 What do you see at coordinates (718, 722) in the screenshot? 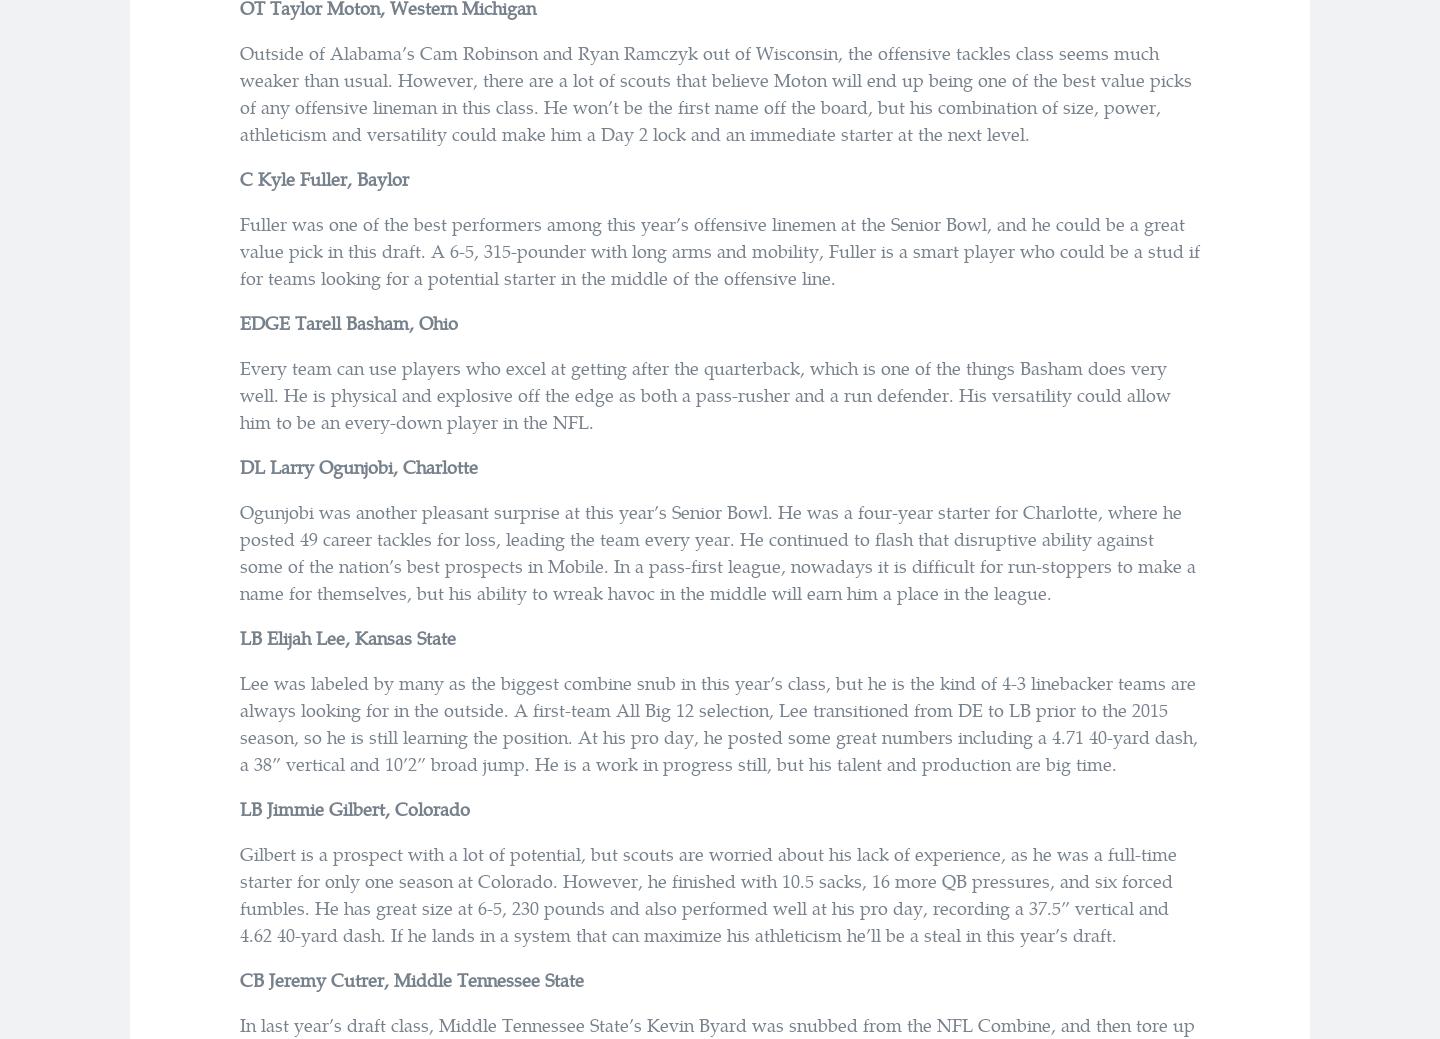
I see `'Lee was labeled by many as the biggest combine snub in this year’s class, but he is the kind of 4-3 linebacker teams are always looking for in the outside. A first-team All Big 12 selection, Lee transitioned from DE to LB prior to the 2015 season, so he is still learning the position. At his pro day, he posted some great numbers including a 4.71 40-yard dash, a 38” vertical and 10’2” broad jump. He is a work in progress still, but his talent and production are big time.'` at bounding box center [718, 722].